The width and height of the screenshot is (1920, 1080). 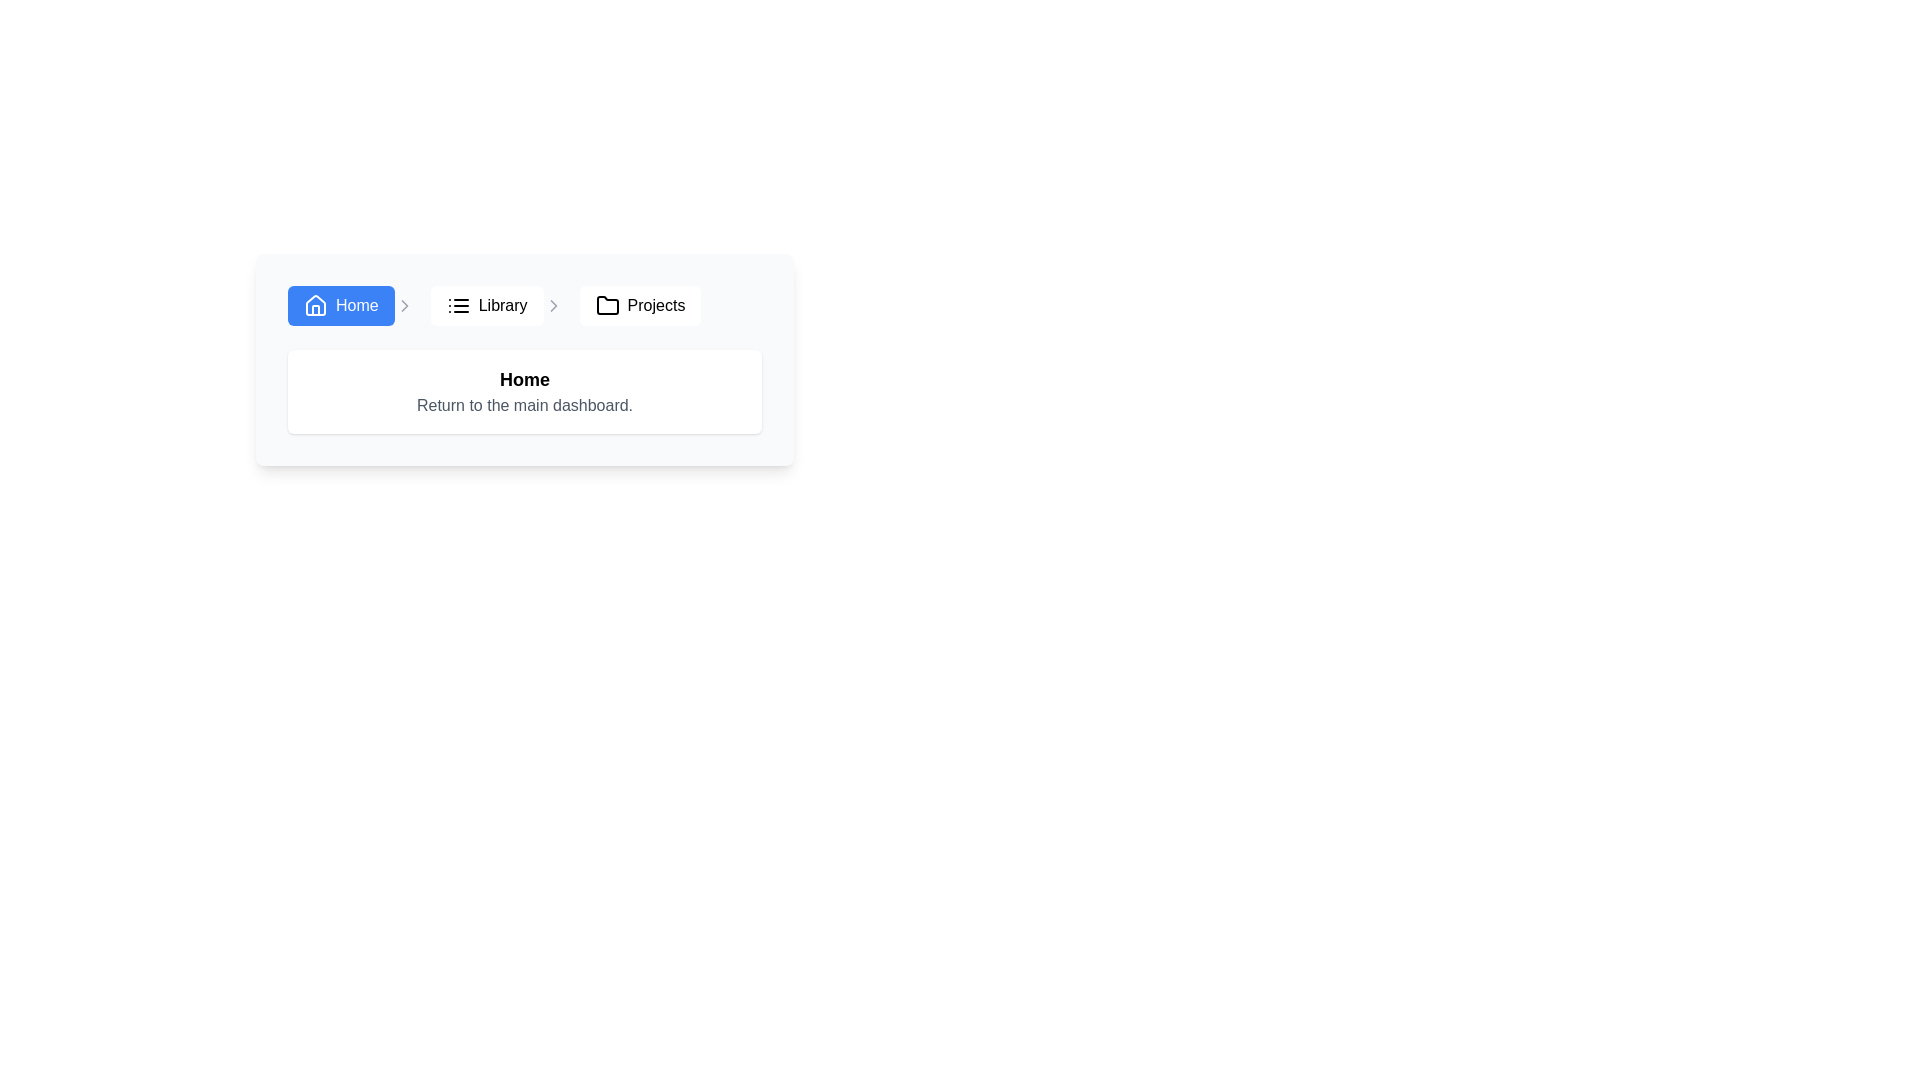 I want to click on the function of the navigational progression icon located to the right of the 'Library' text label in the breadcrumb navigation component, so click(x=553, y=305).